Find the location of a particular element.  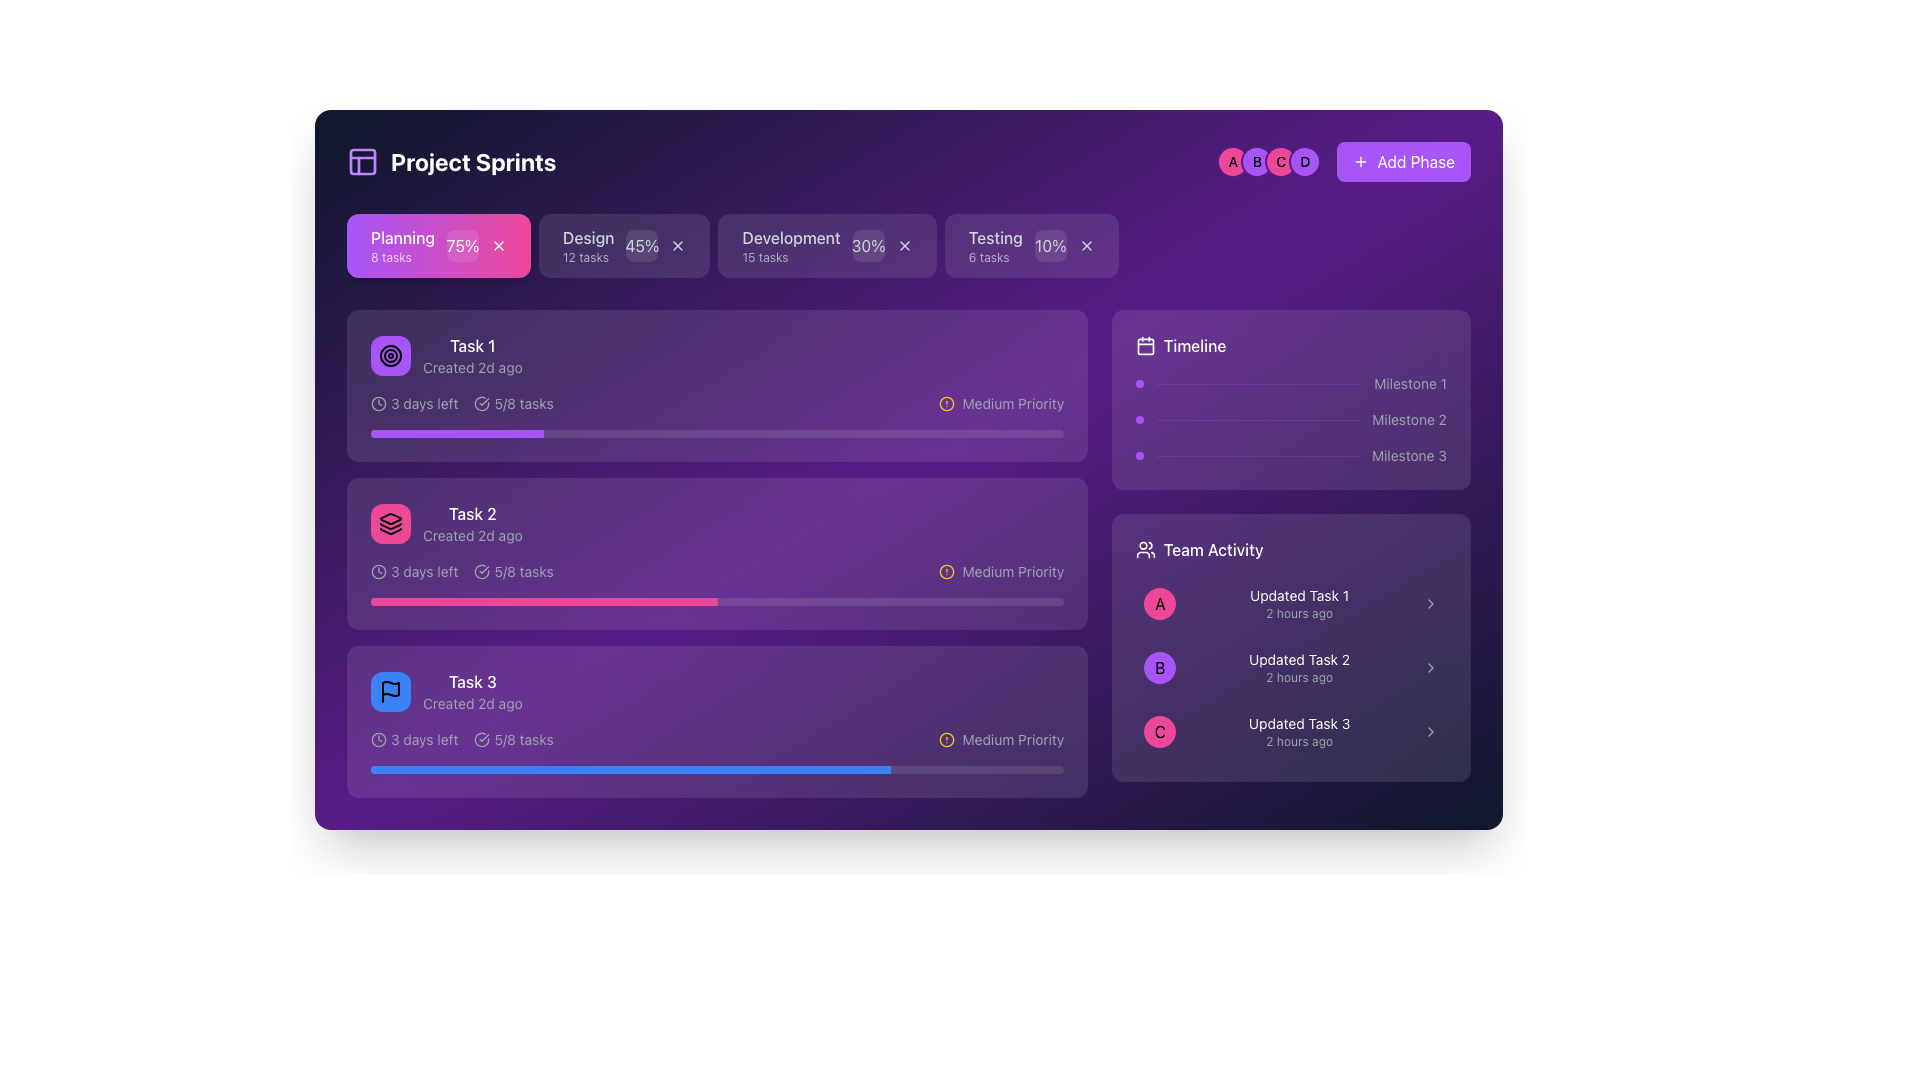

the circular graphical SVG element within the clock icon located in the 'Task 3' card under the 'Project Sprints' section is located at coordinates (379, 740).